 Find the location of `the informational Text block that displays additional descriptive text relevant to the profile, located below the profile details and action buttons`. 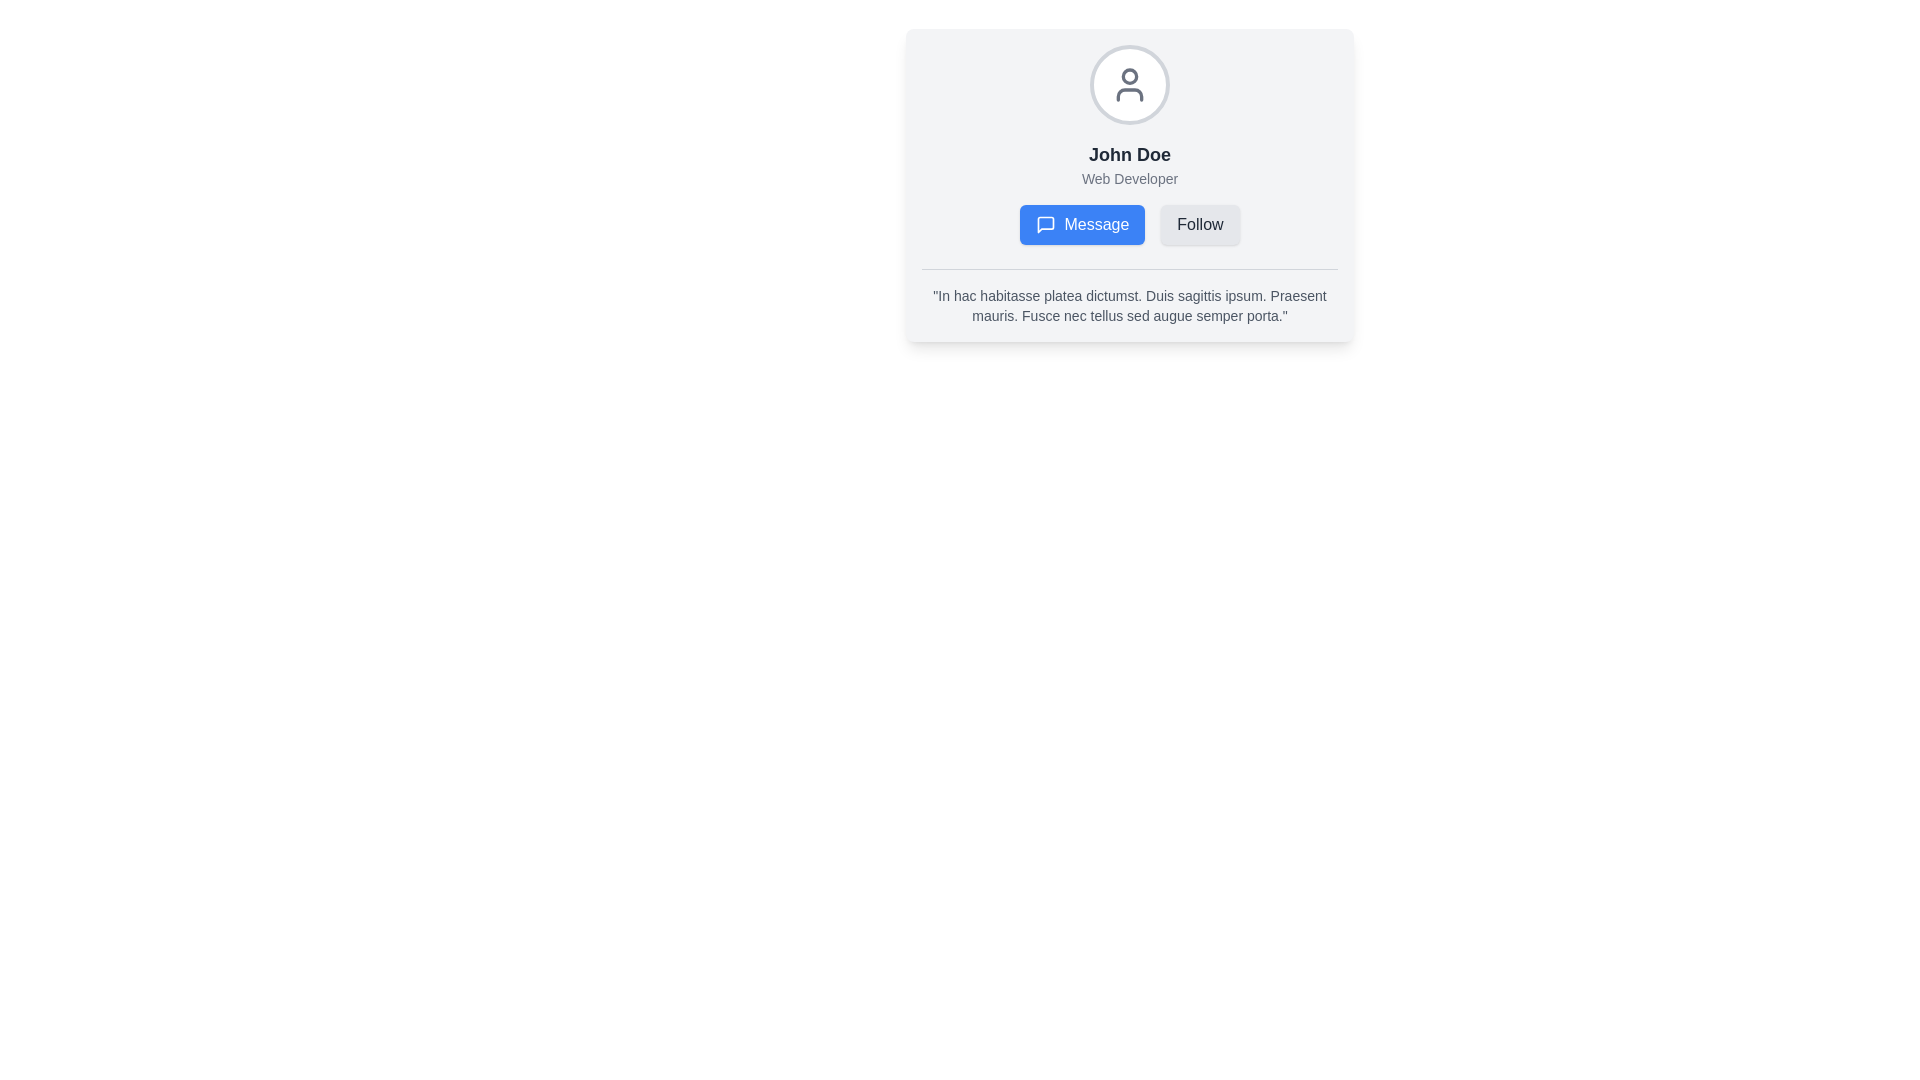

the informational Text block that displays additional descriptive text relevant to the profile, located below the profile details and action buttons is located at coordinates (1129, 305).